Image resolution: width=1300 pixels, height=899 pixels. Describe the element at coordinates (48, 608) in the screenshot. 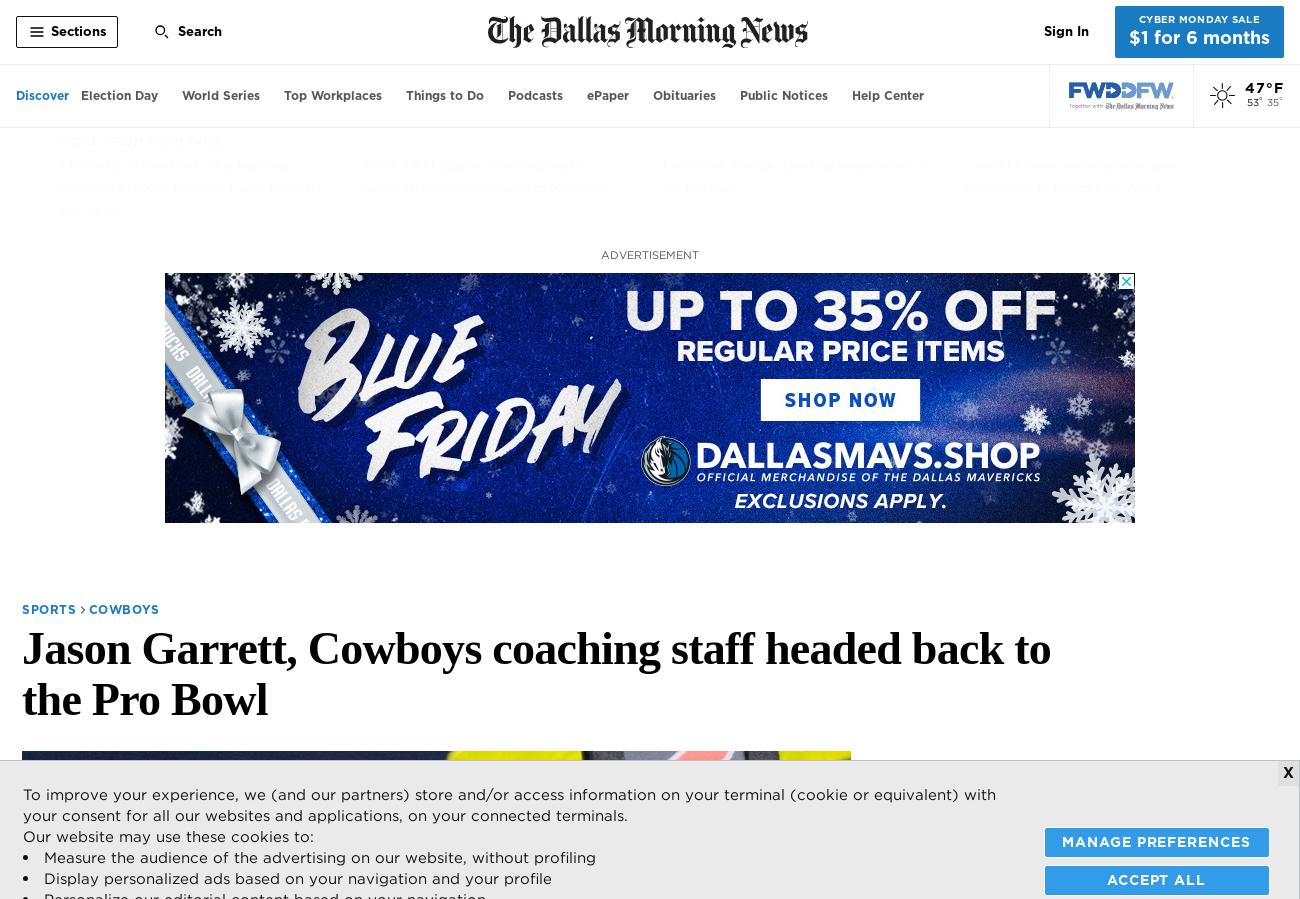

I see `'sports'` at that location.